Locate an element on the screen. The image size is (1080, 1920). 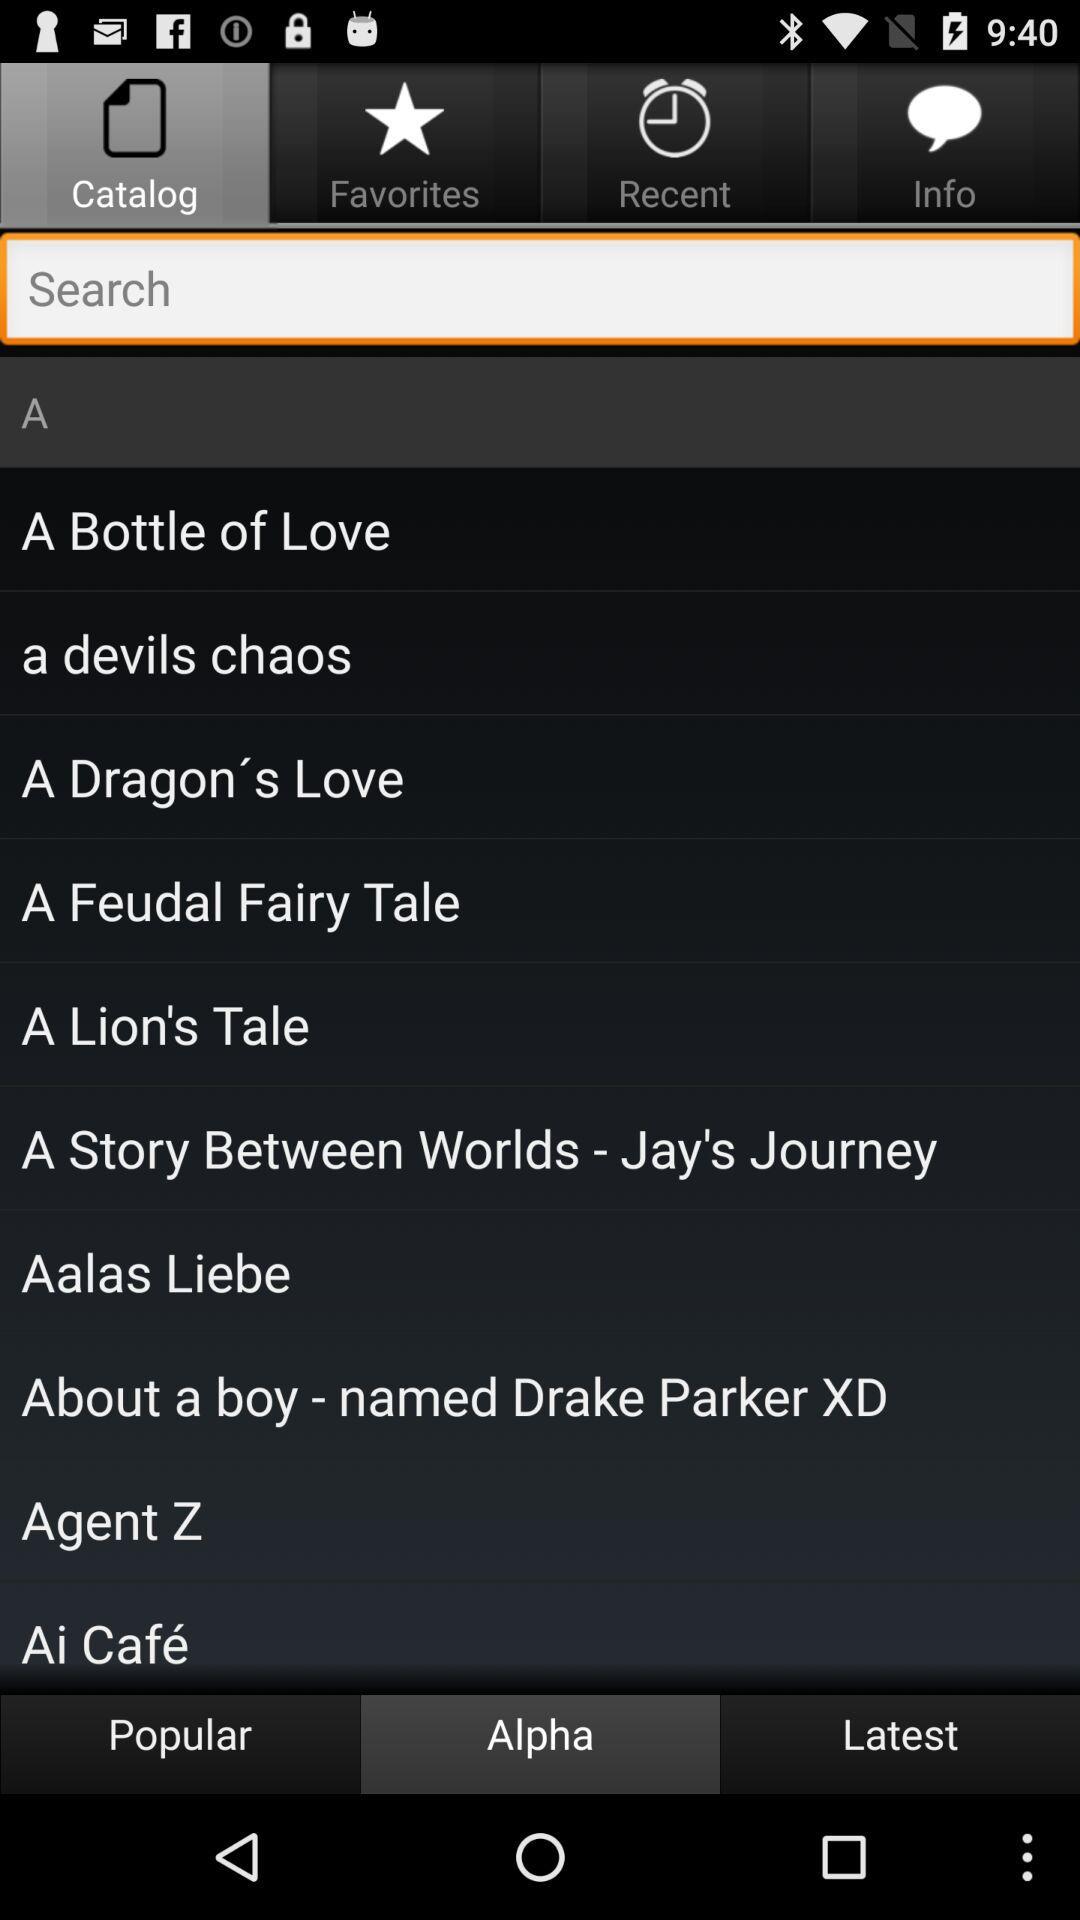
aalas liebe icon is located at coordinates (540, 1270).